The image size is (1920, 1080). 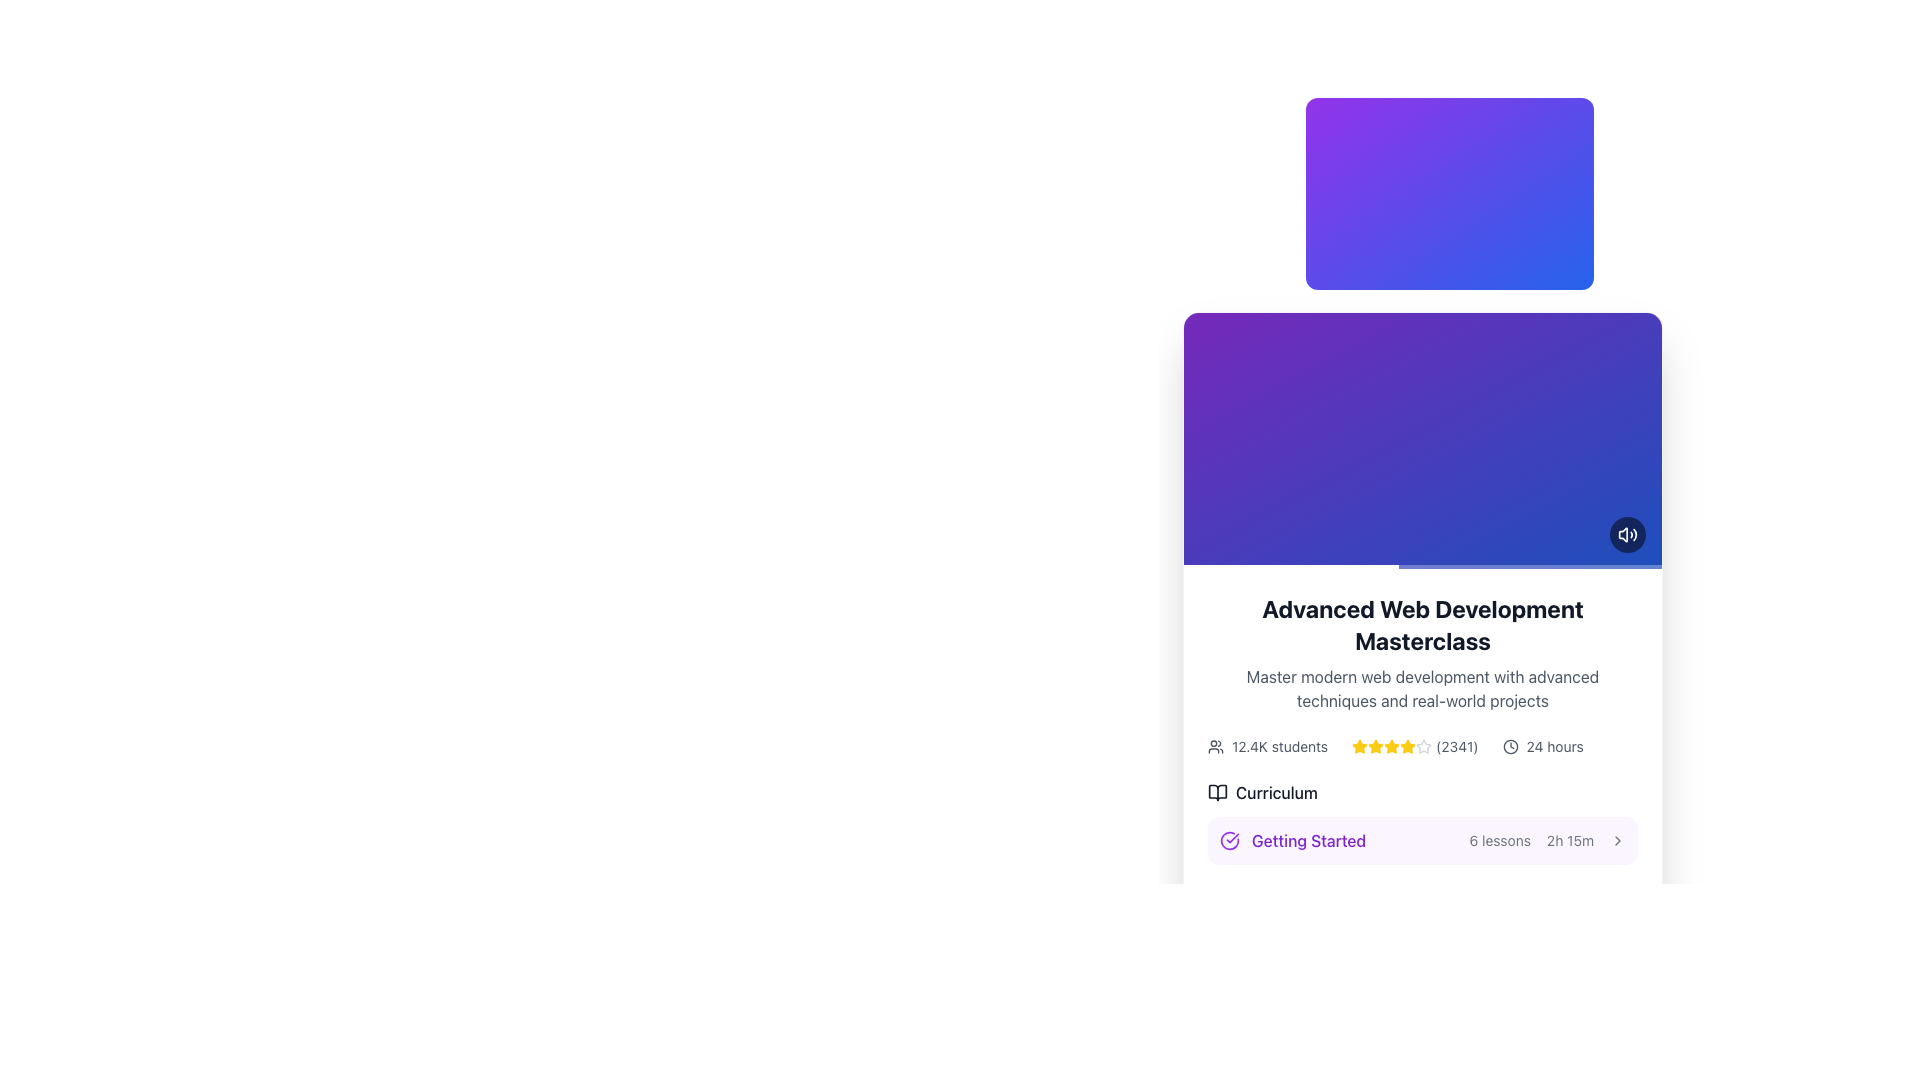 What do you see at coordinates (1360, 746) in the screenshot?
I see `the second star in the 5-star rating system for the 'Advanced Web Development Masterclass' course` at bounding box center [1360, 746].